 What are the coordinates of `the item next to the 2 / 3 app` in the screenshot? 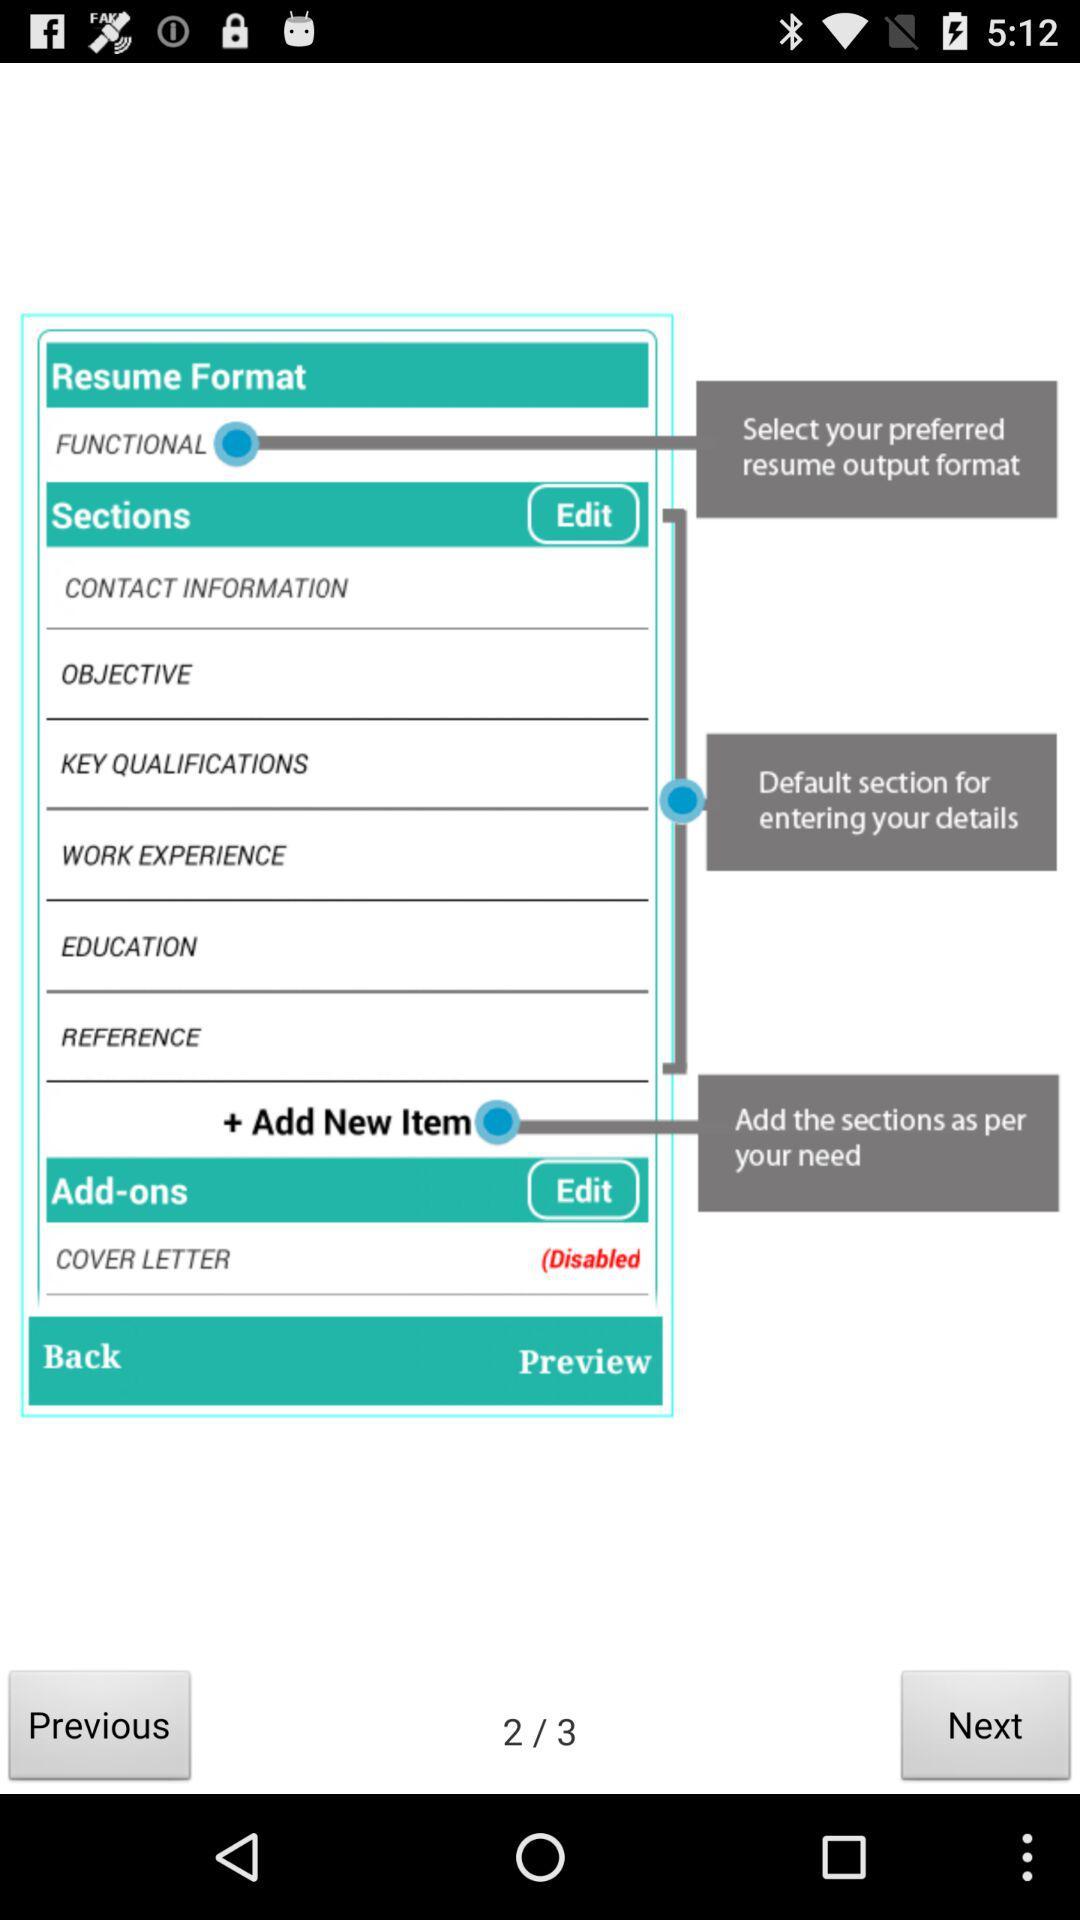 It's located at (100, 1730).